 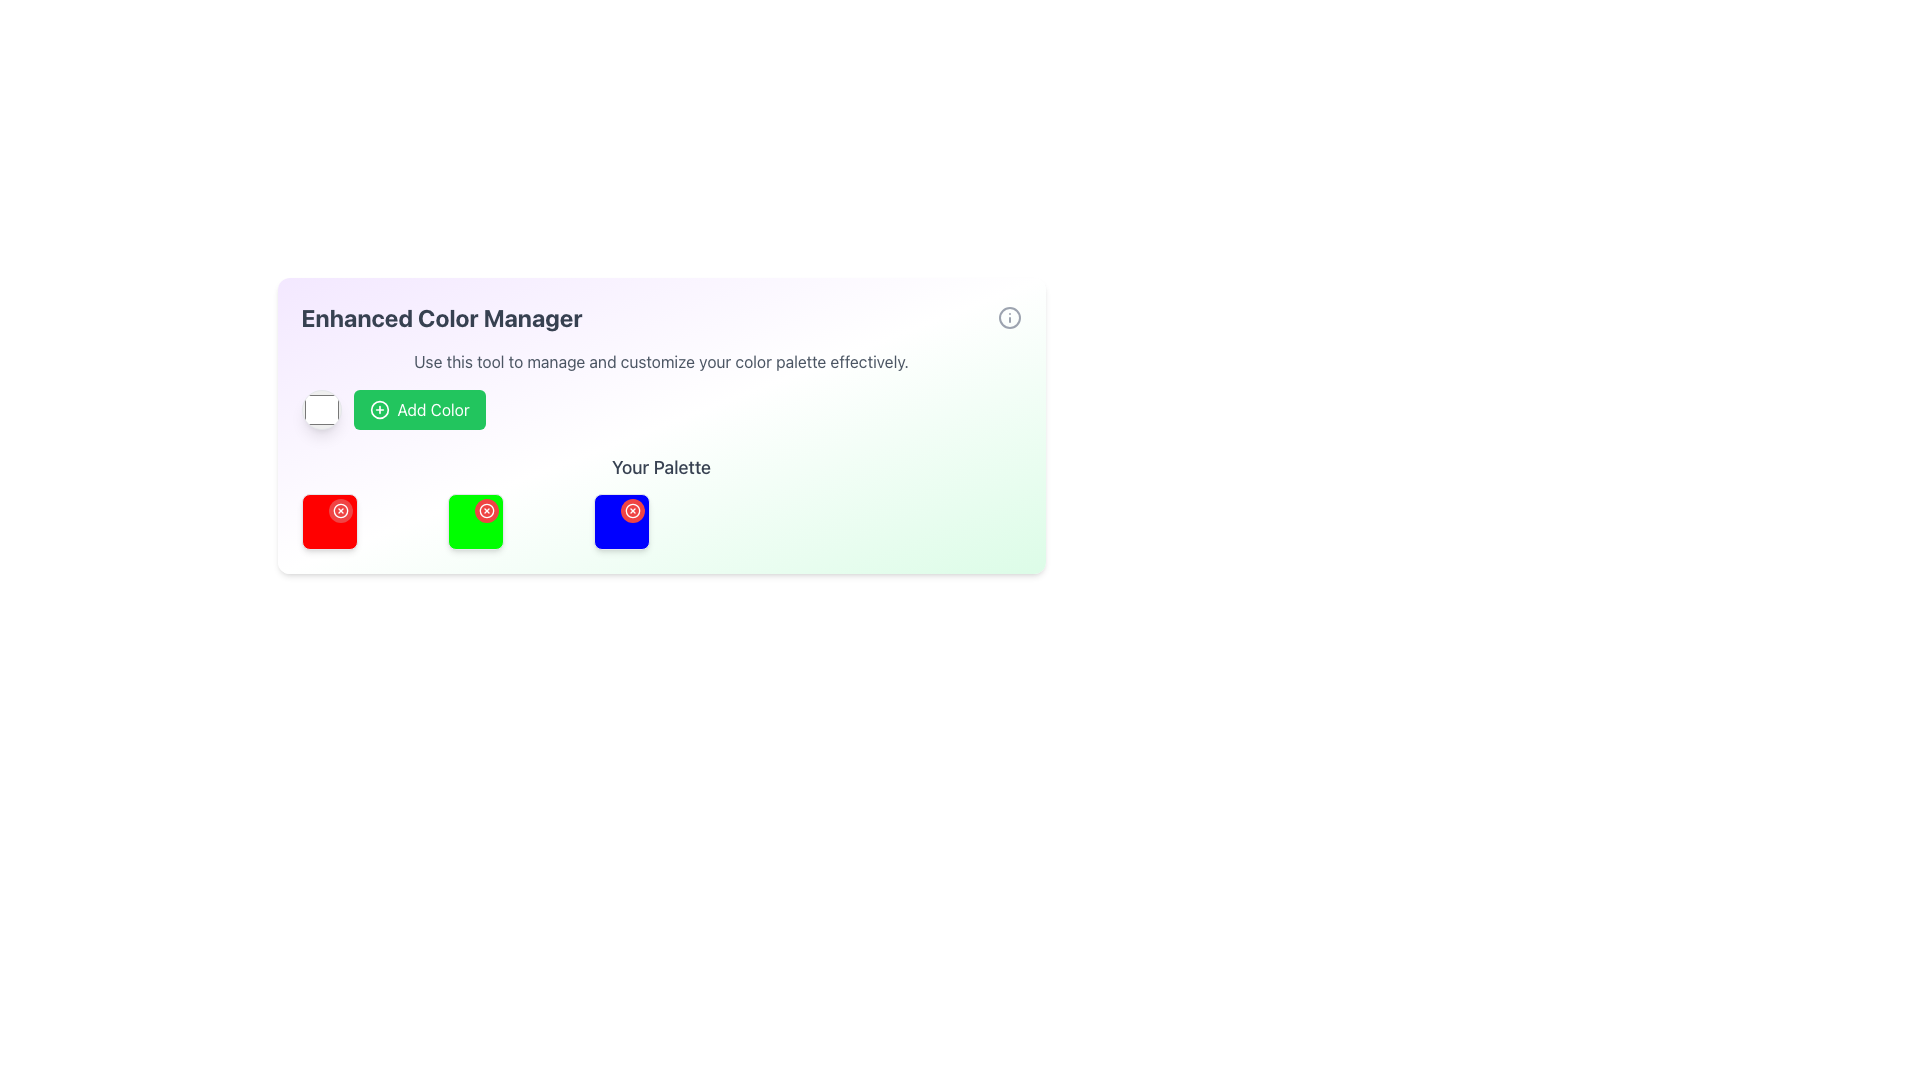 What do you see at coordinates (1009, 316) in the screenshot?
I see `the decorative Circle SVG element located in the top-right corner of the interface` at bounding box center [1009, 316].